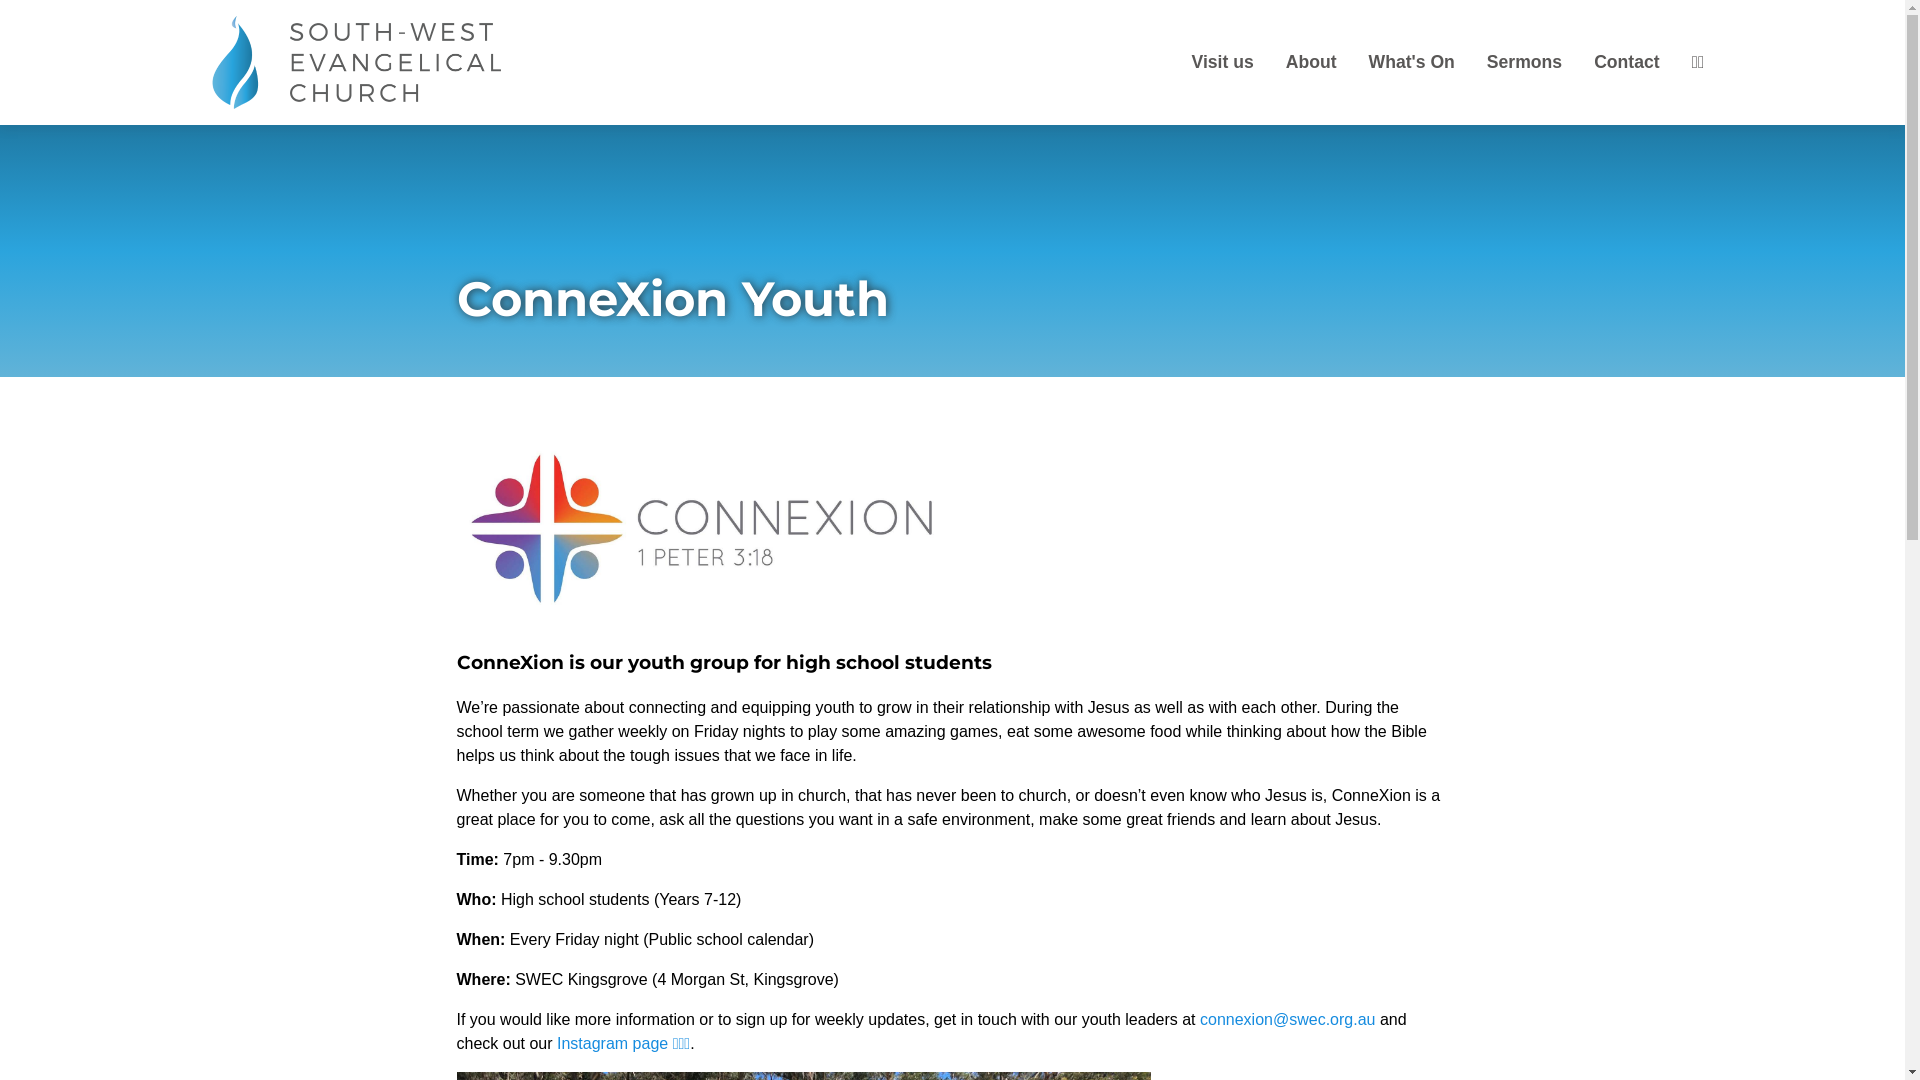 Image resolution: width=1920 pixels, height=1080 pixels. What do you see at coordinates (1627, 60) in the screenshot?
I see `'Contact'` at bounding box center [1627, 60].